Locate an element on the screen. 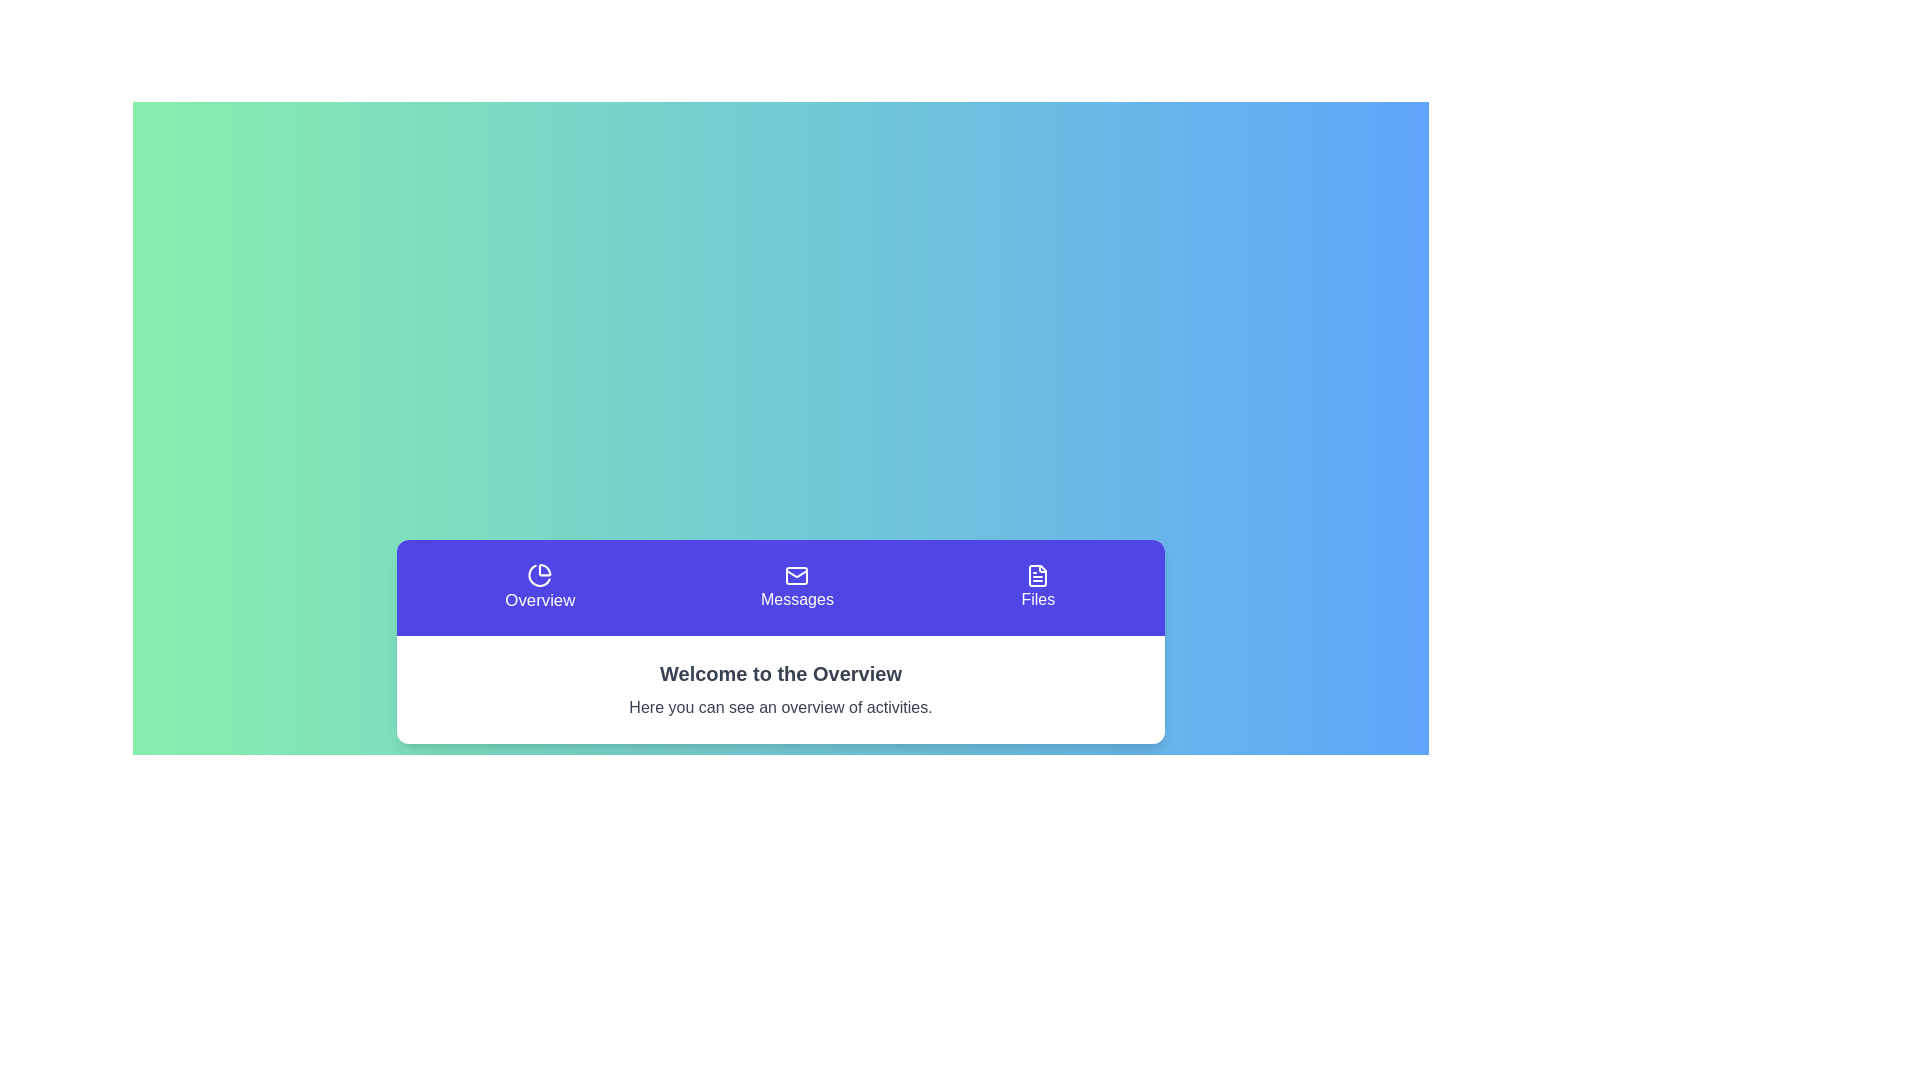 The width and height of the screenshot is (1920, 1080). the Files section of the dashboard is located at coordinates (1038, 586).